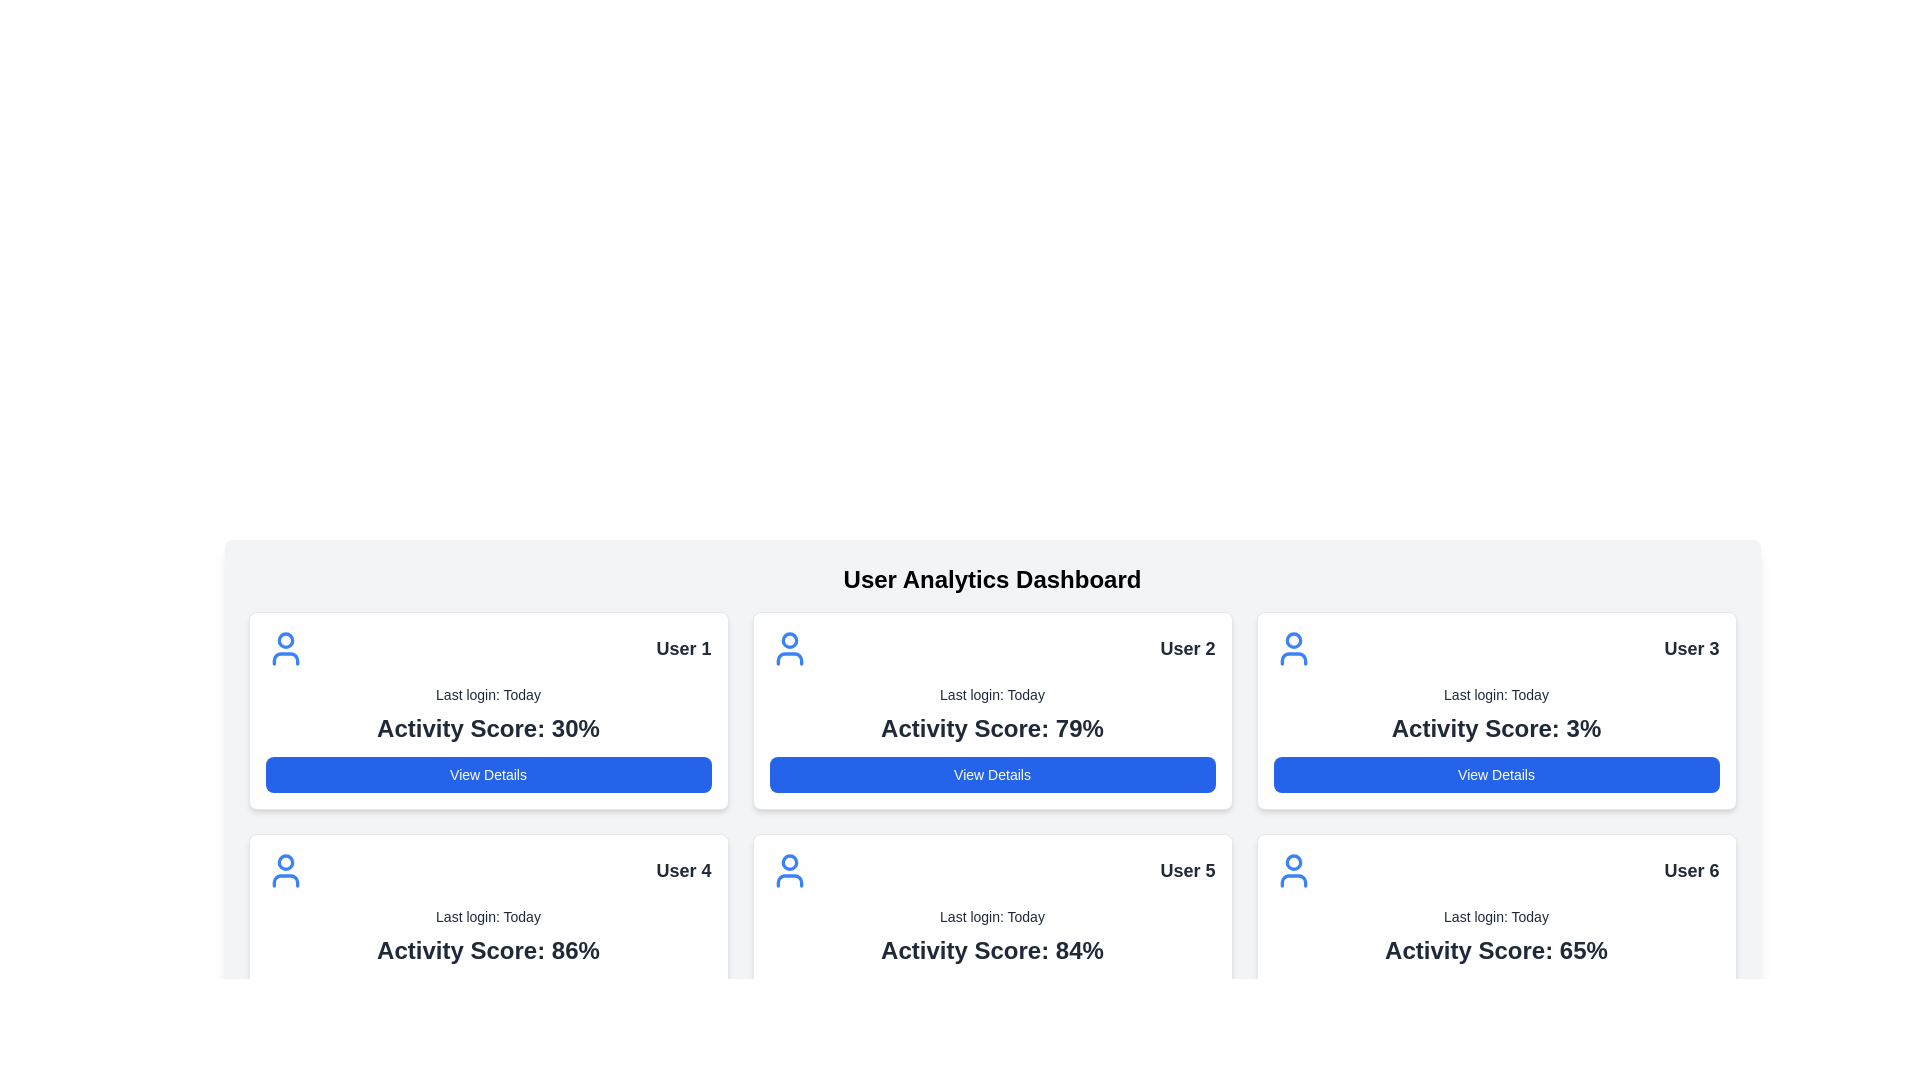 The height and width of the screenshot is (1080, 1920). What do you see at coordinates (788, 870) in the screenshot?
I see `the icon representing 'User 5' located in the top-left corner of the card, adjacent to the title 'User 5'` at bounding box center [788, 870].